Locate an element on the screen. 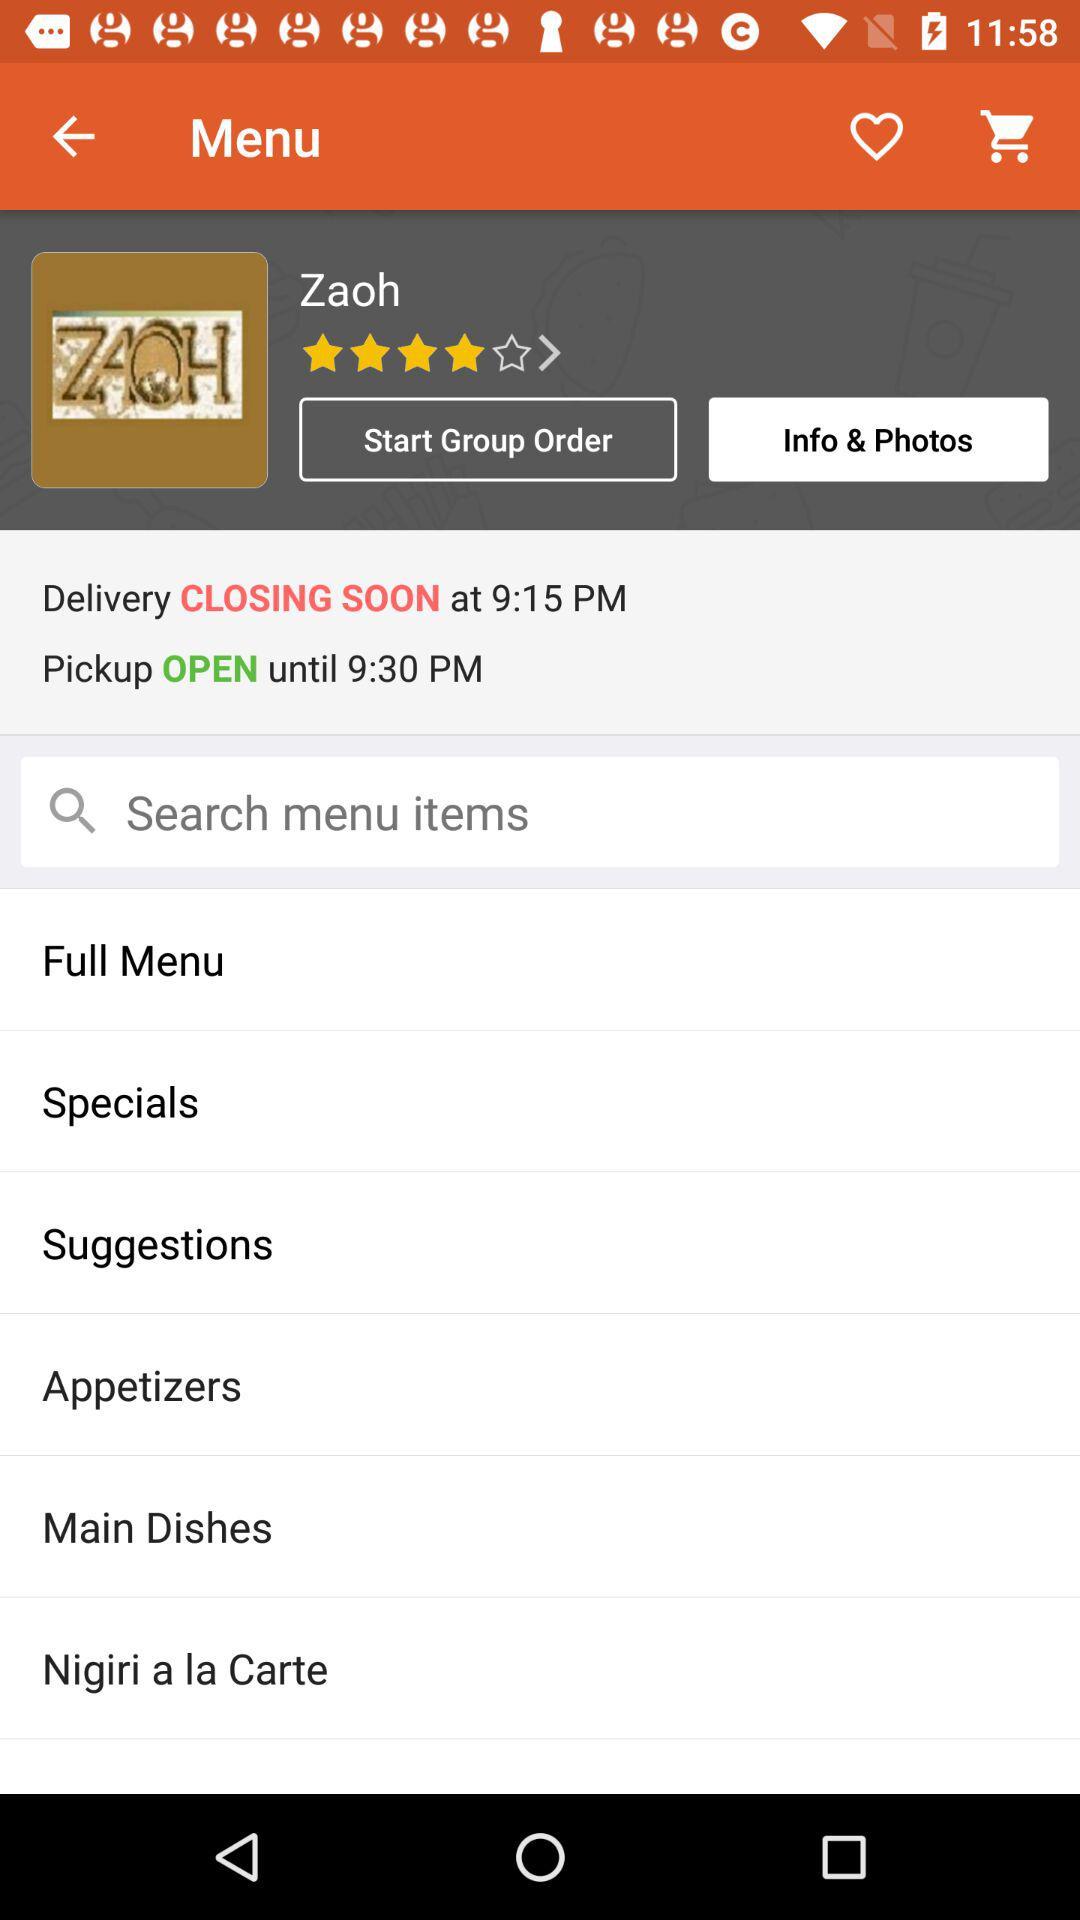 This screenshot has height=1920, width=1080. icon above the appetizers item is located at coordinates (540, 1241).